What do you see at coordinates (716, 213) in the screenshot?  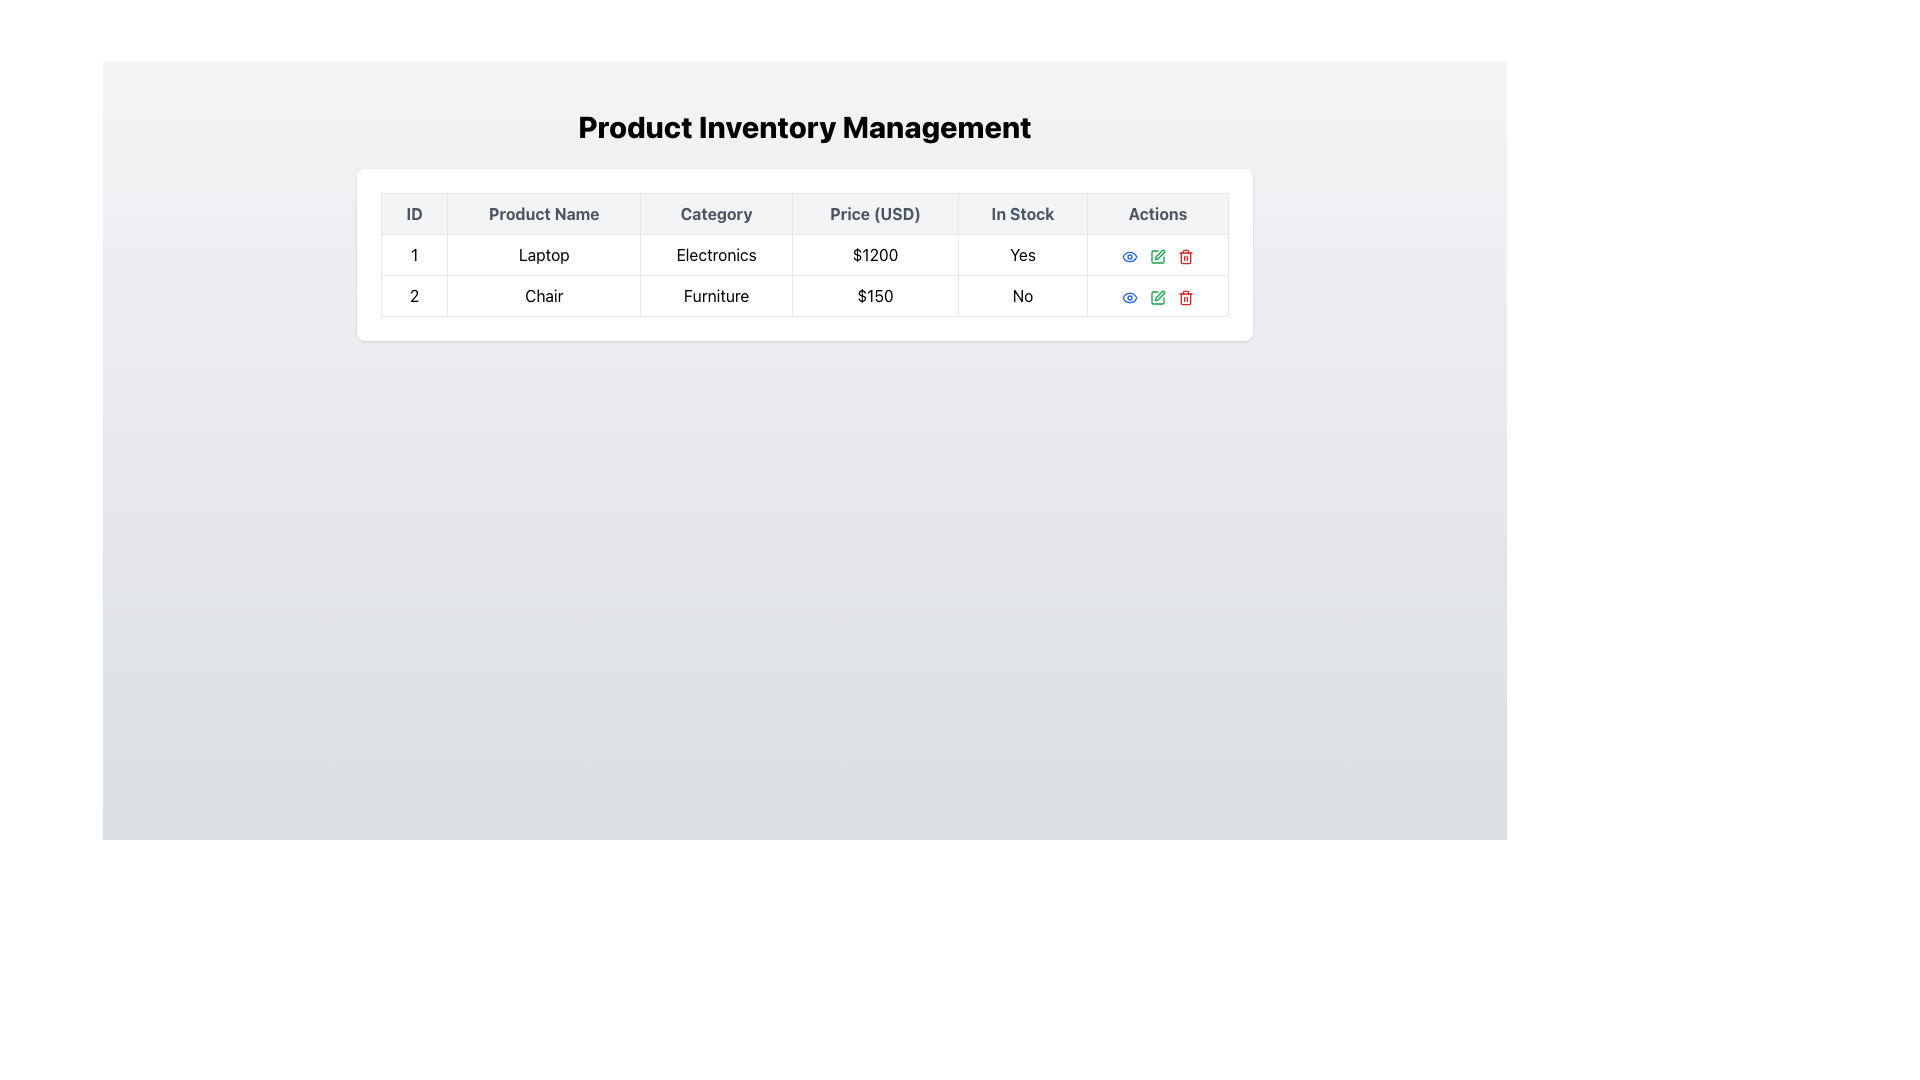 I see `the header label with the text 'Category', which is the third entry in the table header row, situated between 'Product Name' and 'Price (USD)'` at bounding box center [716, 213].